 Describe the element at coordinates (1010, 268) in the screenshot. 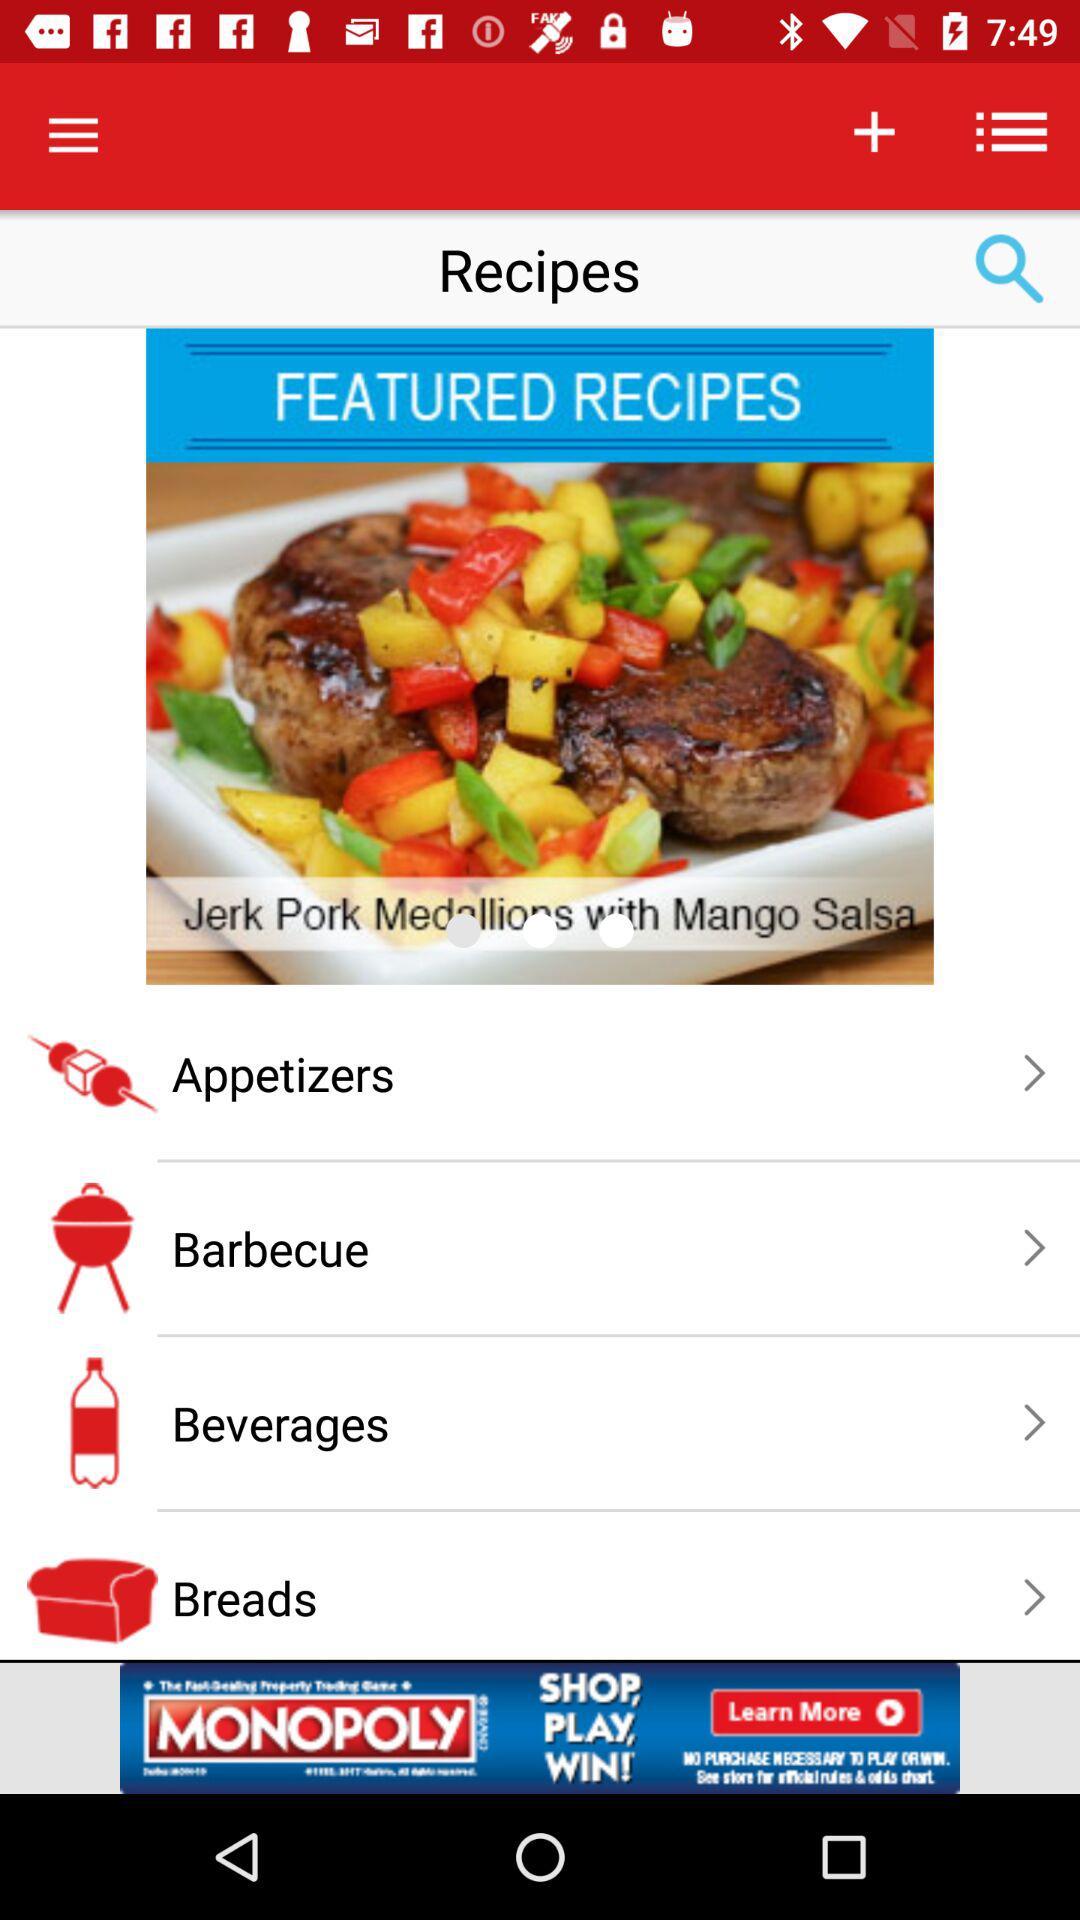

I see `the search icon` at that location.